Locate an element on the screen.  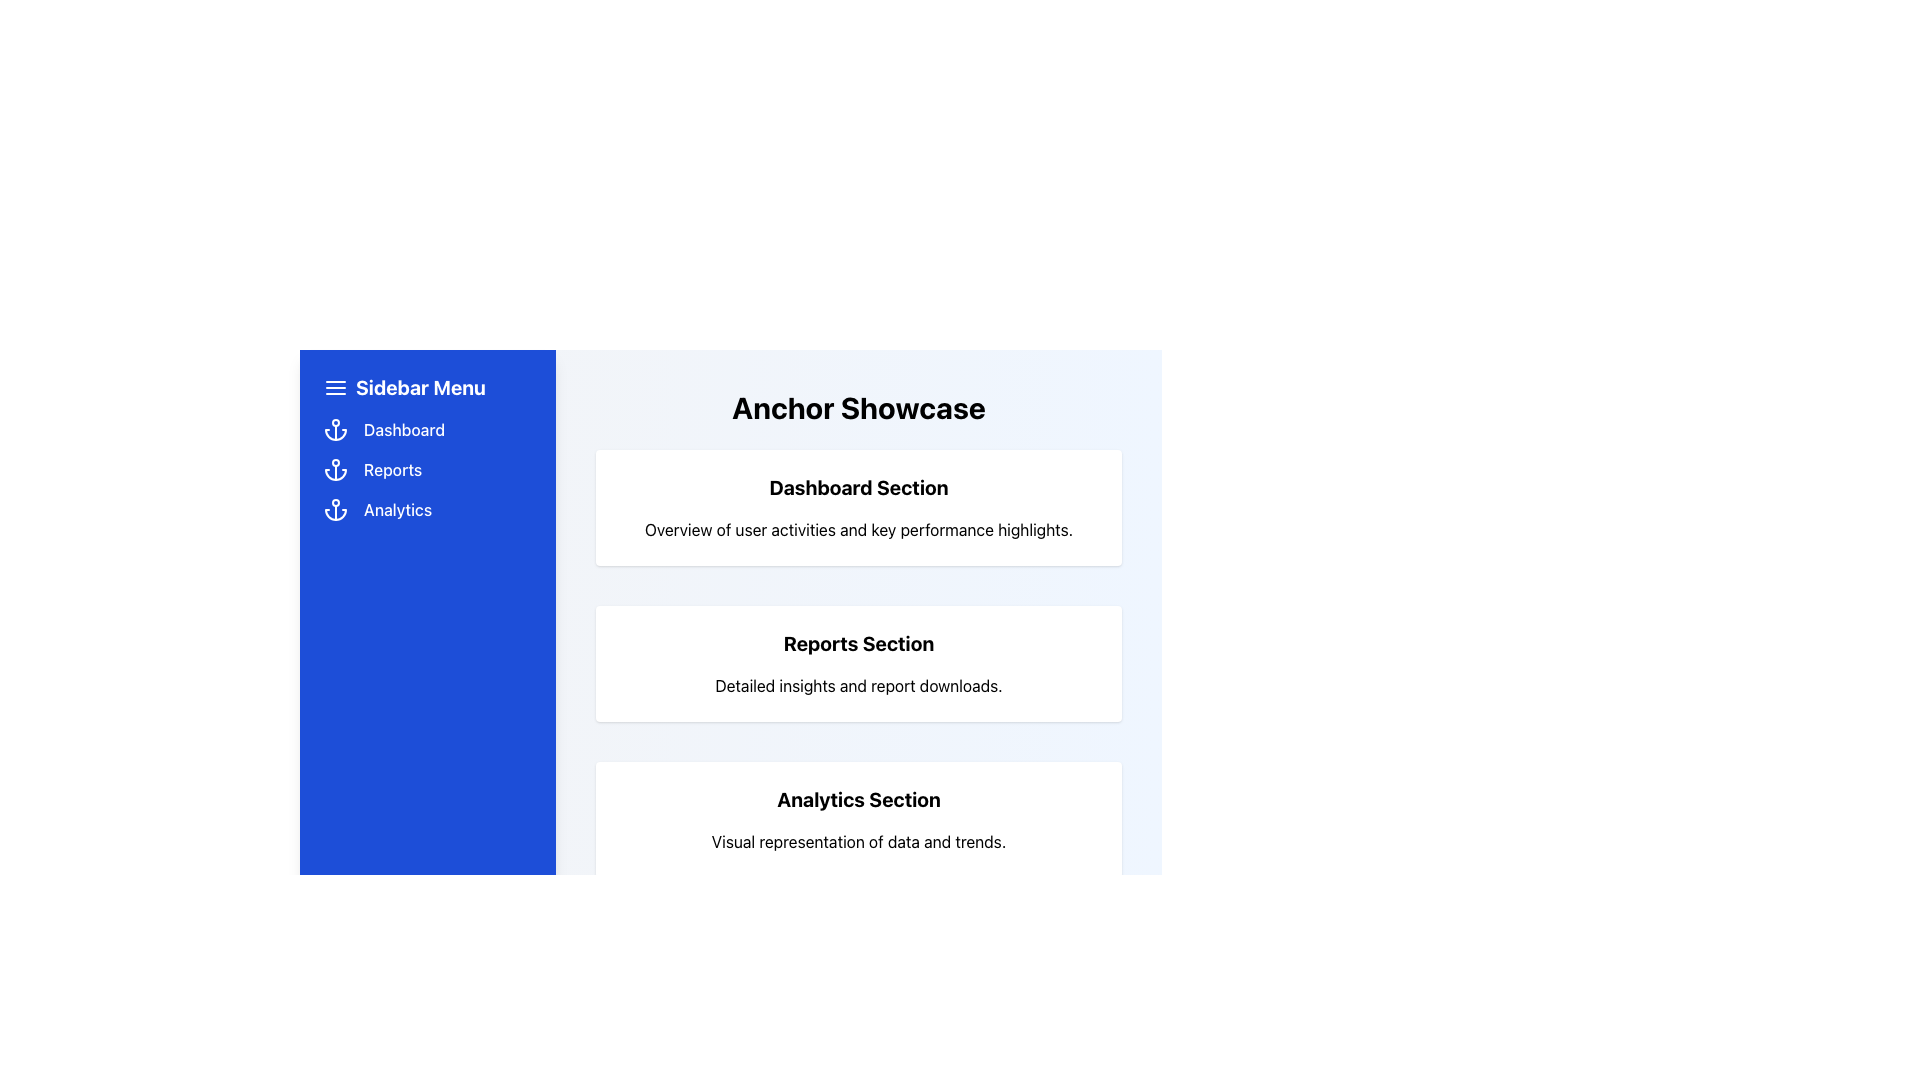
the text label containing the message 'Visual representation of data and trends.' which is positioned directly below the 'Analytics Section' heading is located at coordinates (859, 841).